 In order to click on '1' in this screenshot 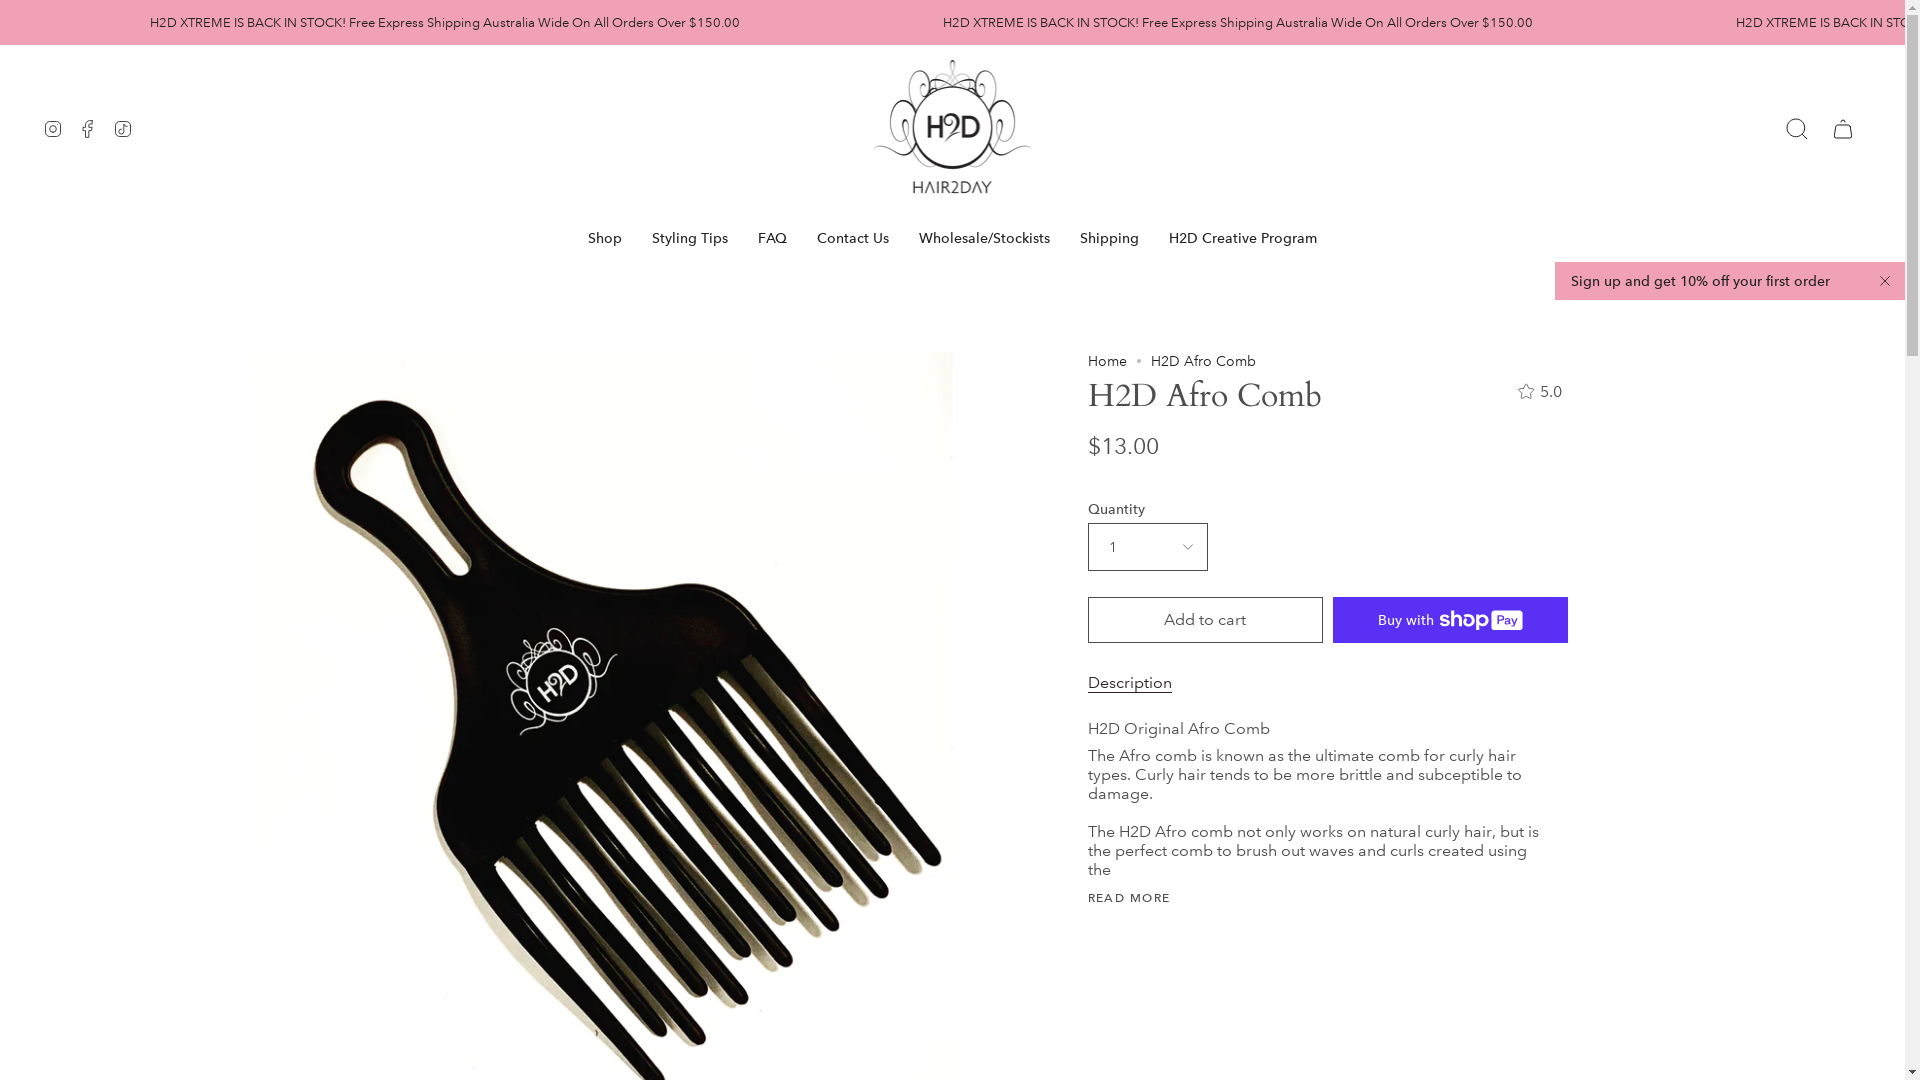, I will do `click(1147, 547)`.